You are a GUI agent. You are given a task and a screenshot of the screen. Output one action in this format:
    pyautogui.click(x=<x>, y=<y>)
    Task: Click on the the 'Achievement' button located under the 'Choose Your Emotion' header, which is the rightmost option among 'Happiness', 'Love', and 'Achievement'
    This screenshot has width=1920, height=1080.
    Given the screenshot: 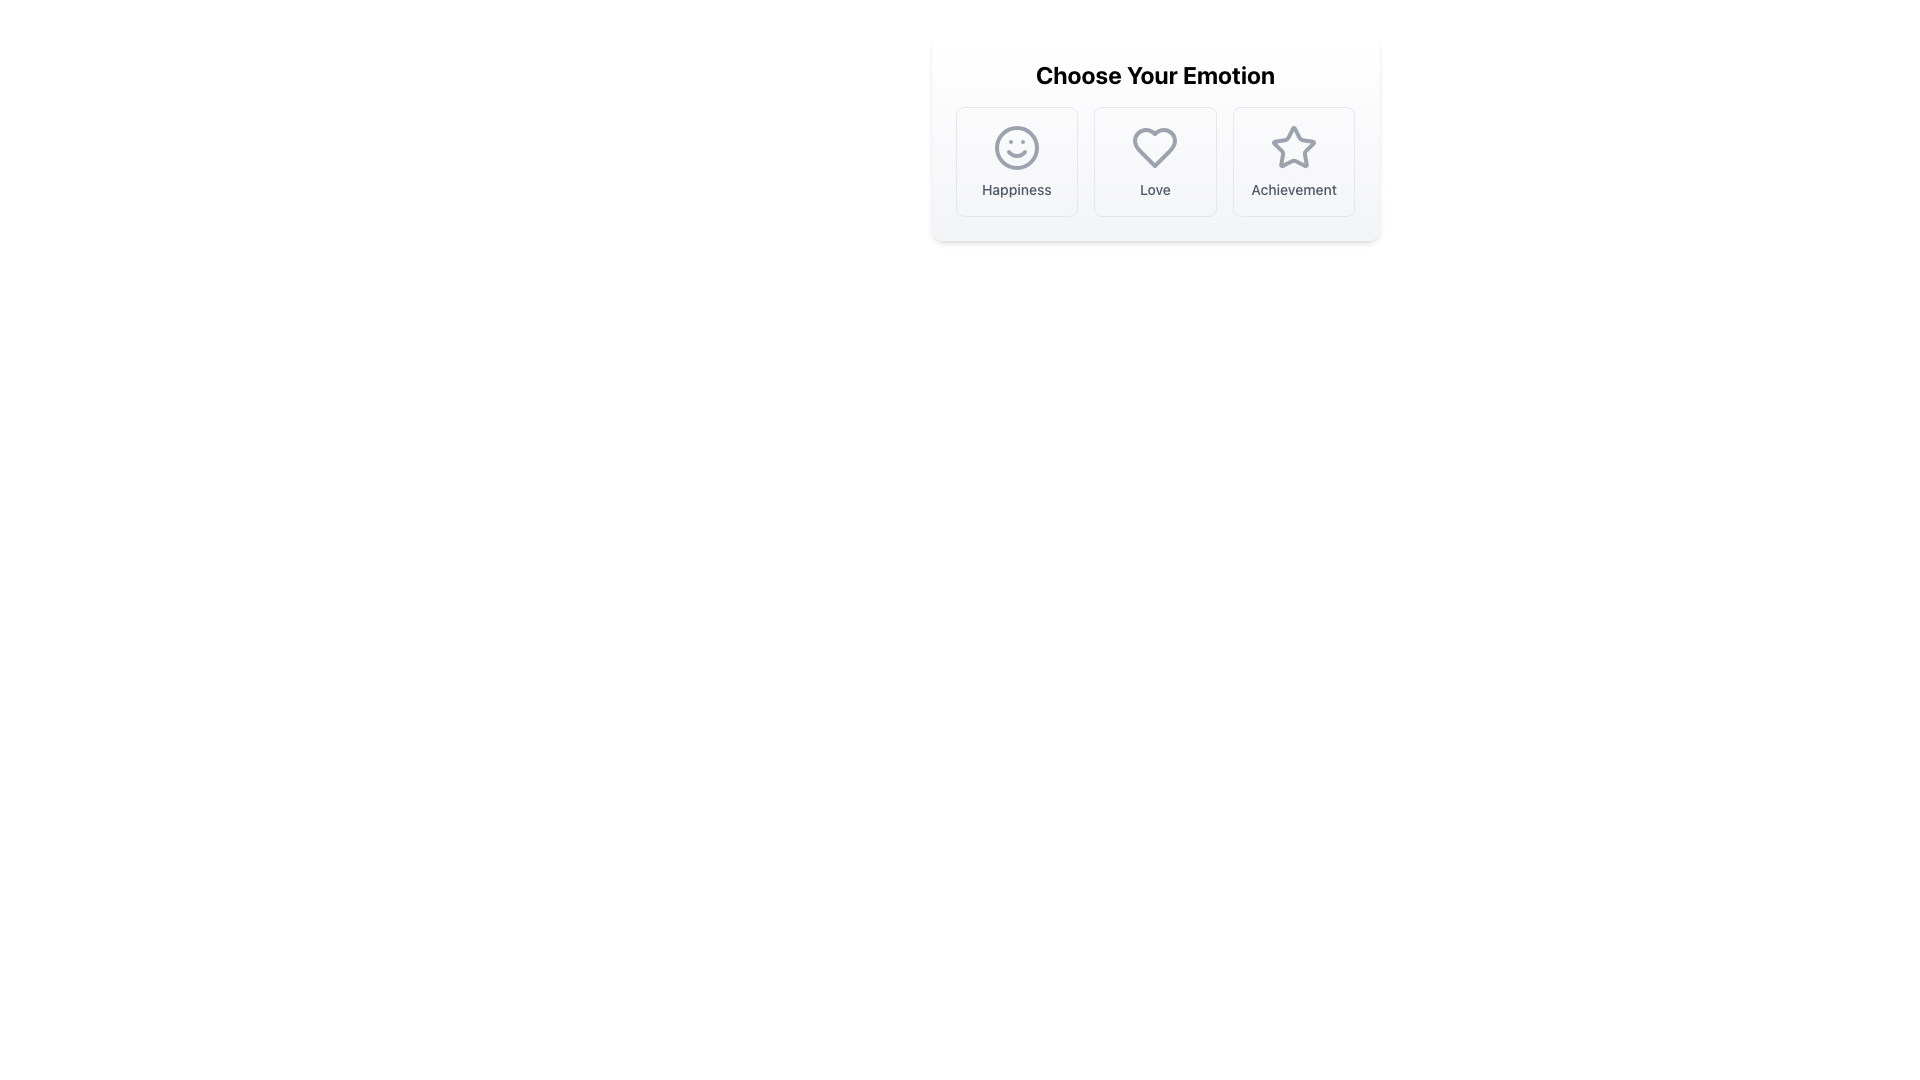 What is the action you would take?
    pyautogui.click(x=1294, y=161)
    